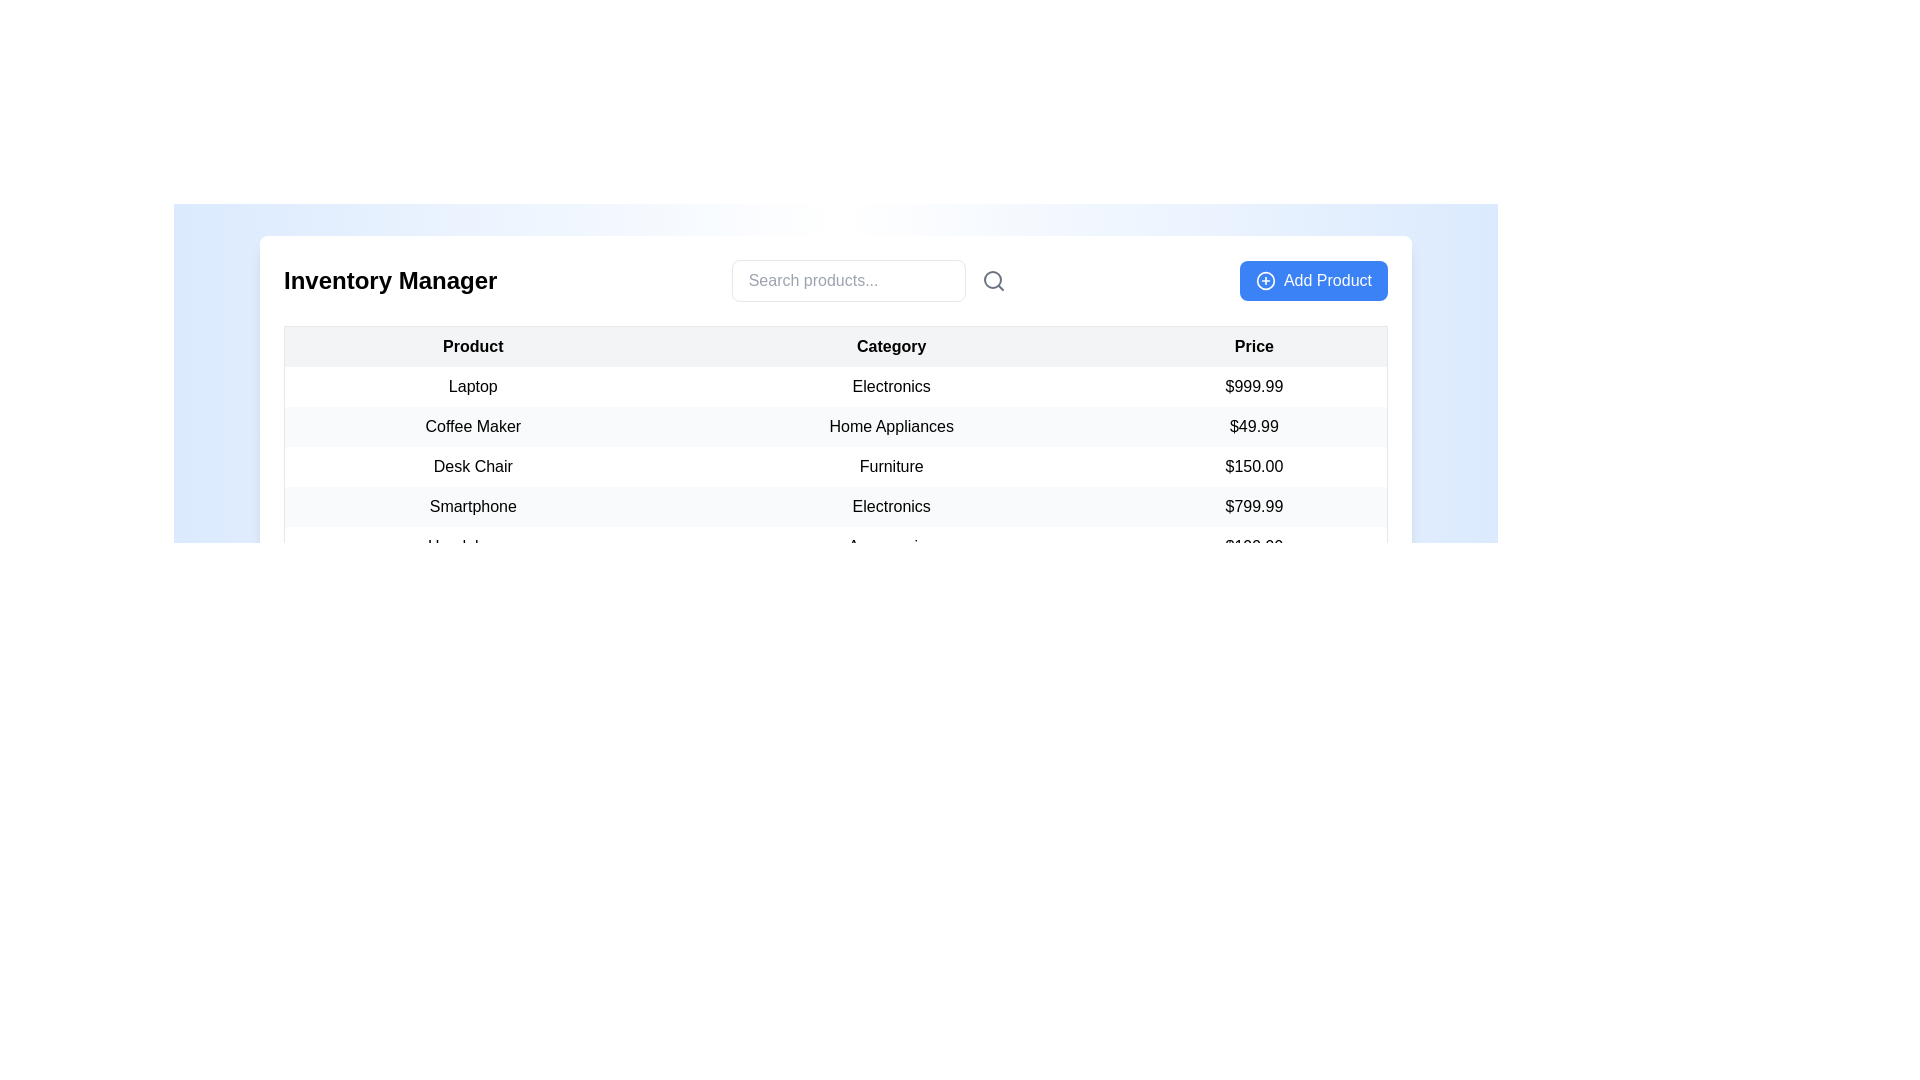  I want to click on the Table Header Row that indicates the data categories of 'Product', 'Category', and 'Price' for the rows below, so click(835, 345).